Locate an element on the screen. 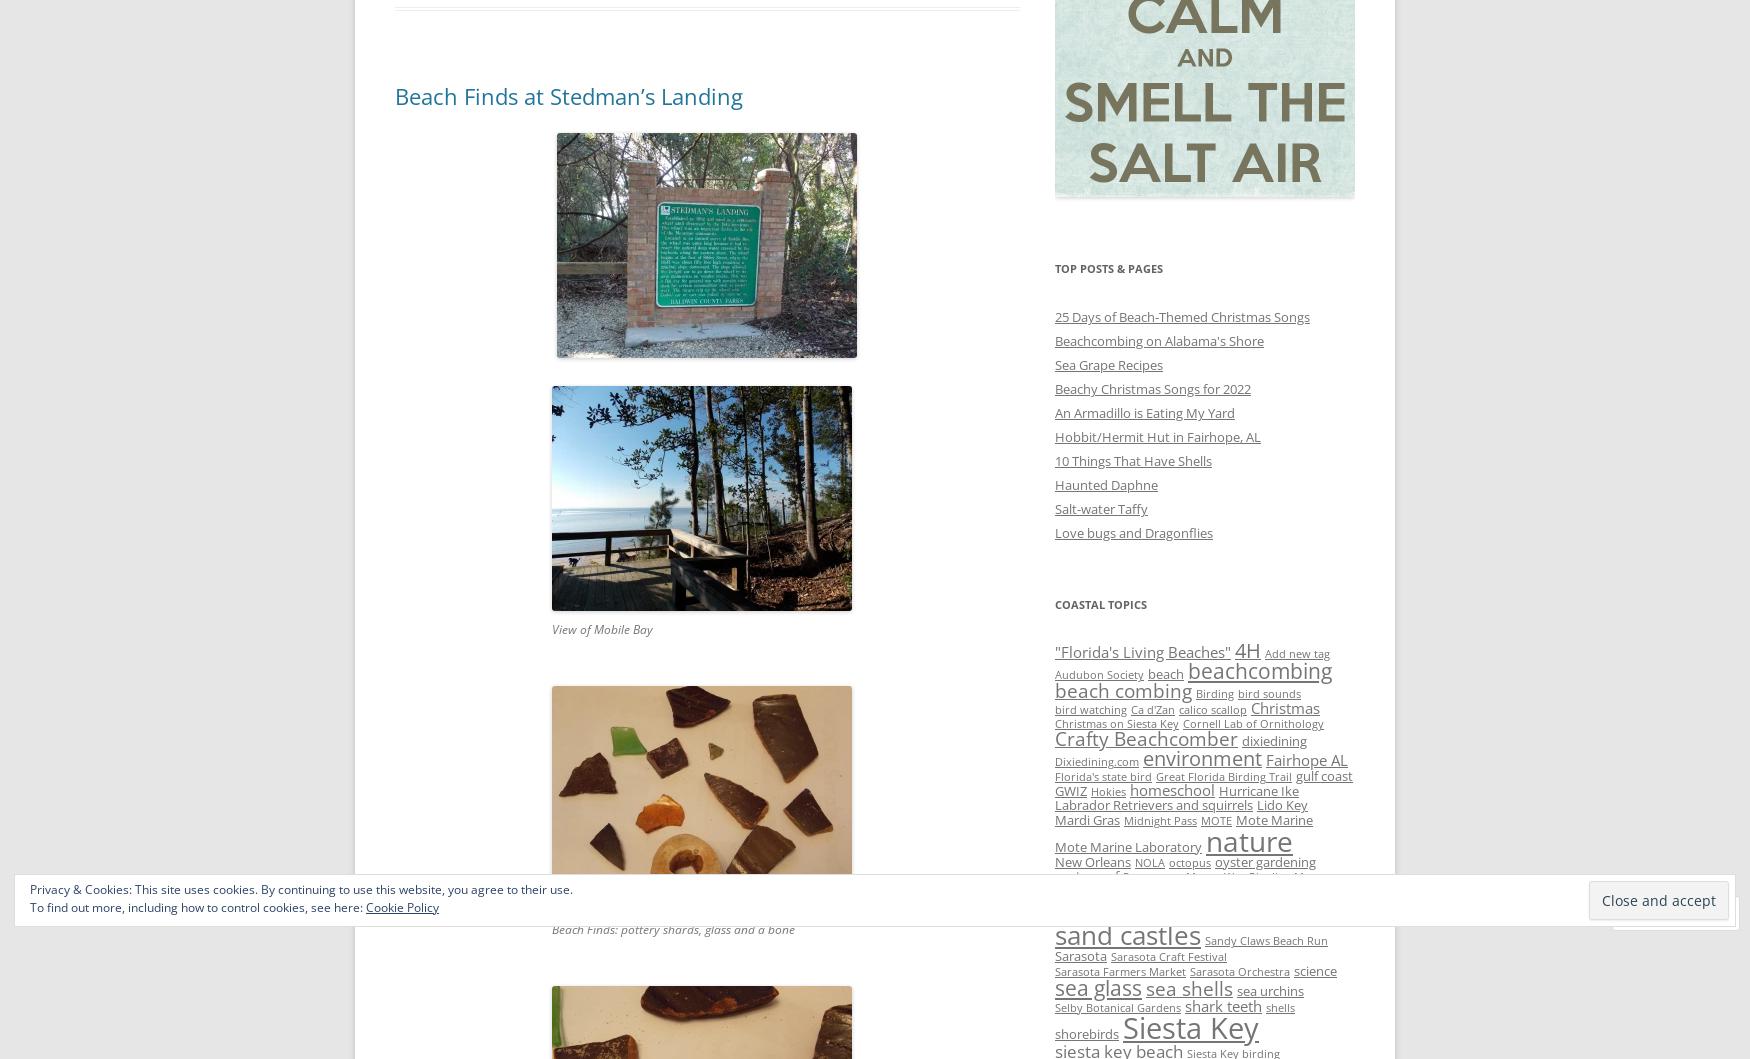  'environment' is located at coordinates (1141, 756).